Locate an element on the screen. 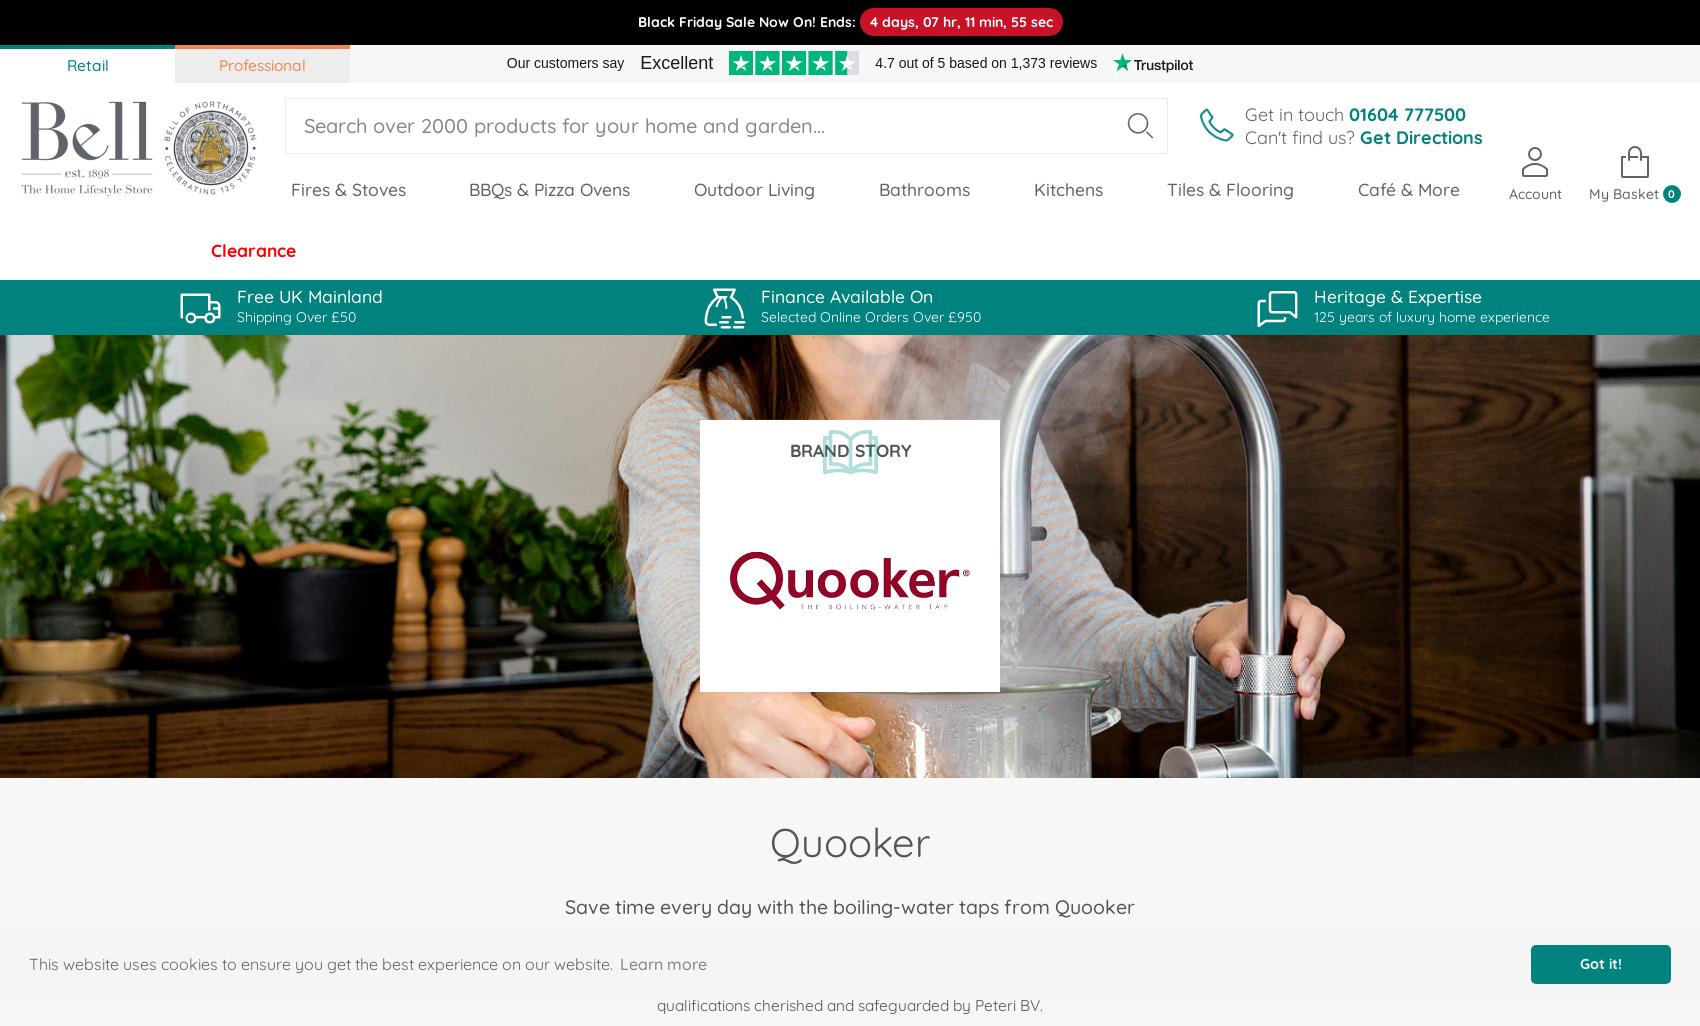 The height and width of the screenshot is (1026, 1700). 'Selected Online Orders Over £950' is located at coordinates (871, 316).